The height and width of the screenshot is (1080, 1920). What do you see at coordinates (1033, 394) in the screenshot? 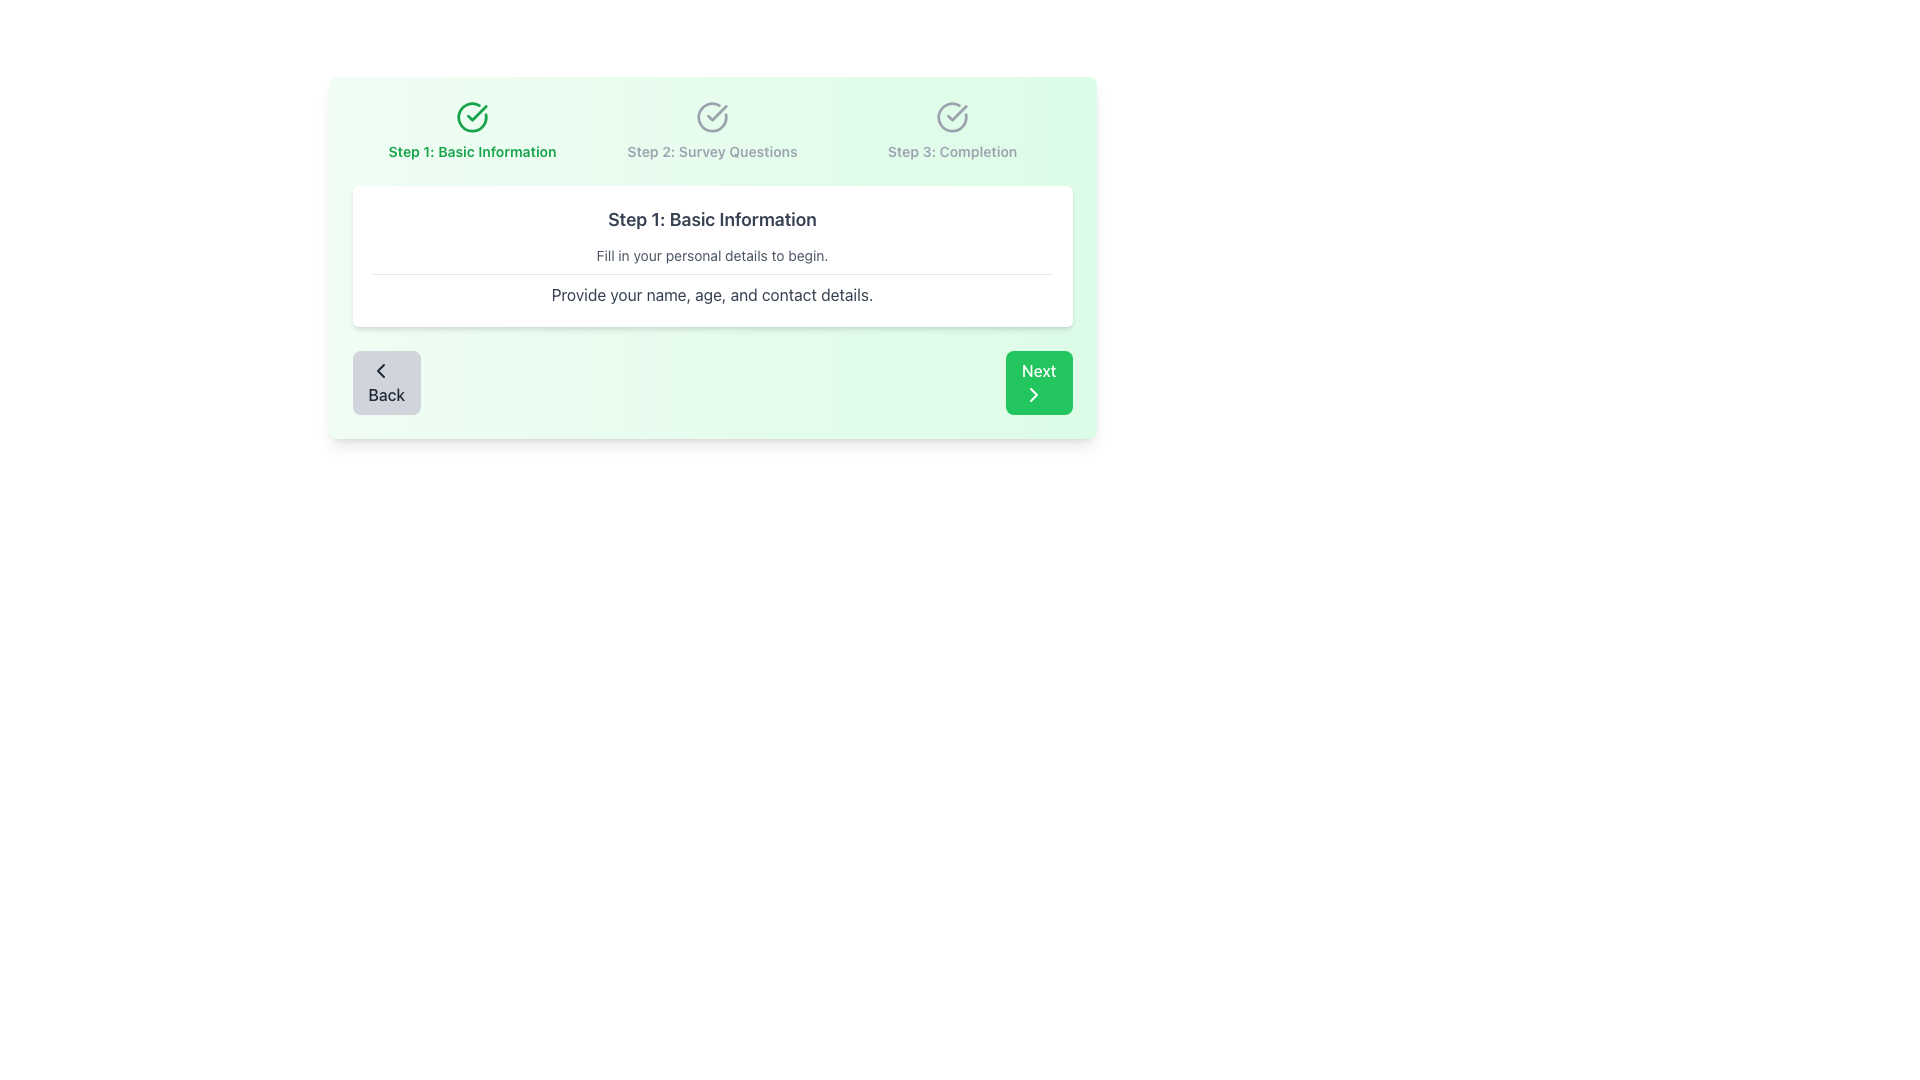
I see `the right-facing chevron icon located within the green 'Next' button in the bottom-right corner of the navigation interface` at bounding box center [1033, 394].